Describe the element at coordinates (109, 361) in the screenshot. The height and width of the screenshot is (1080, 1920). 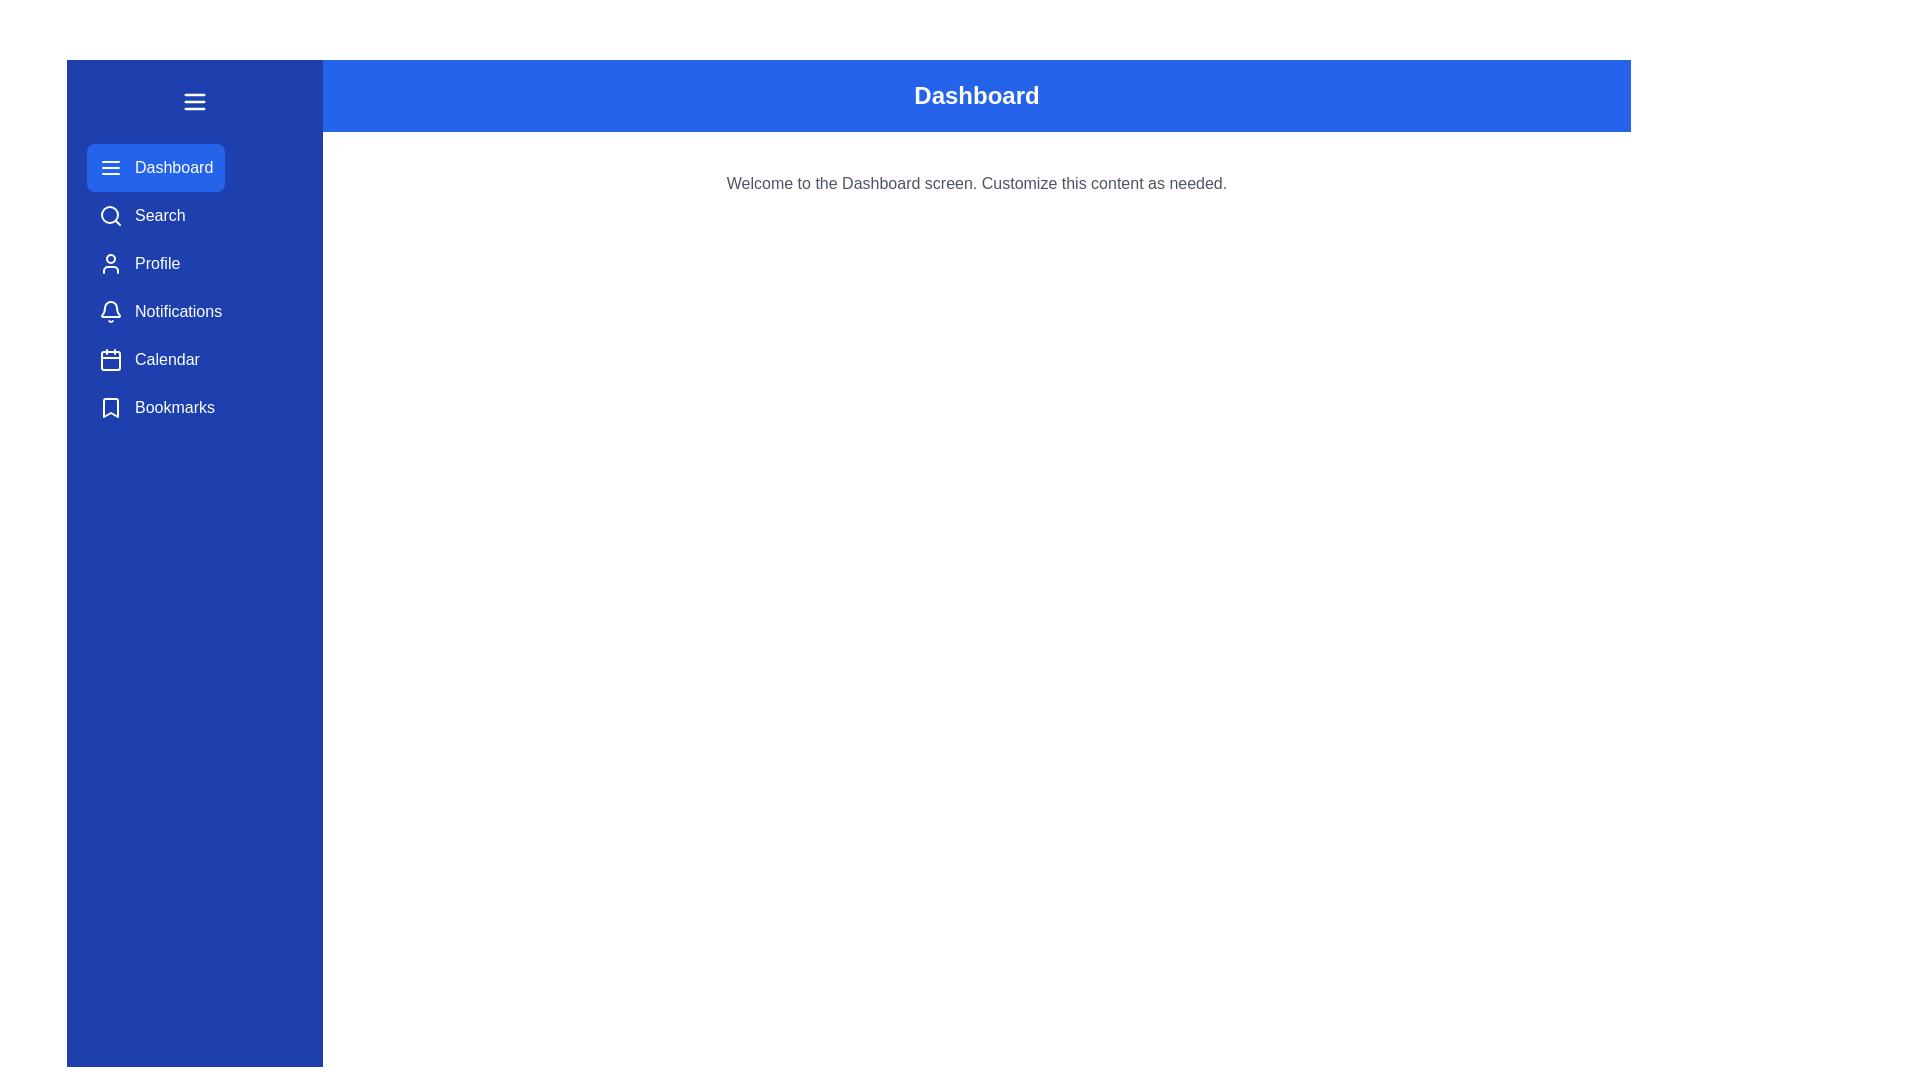
I see `the blue rectangular graphic with rounded corners located within the calendar icon in the application's sidebar` at that location.